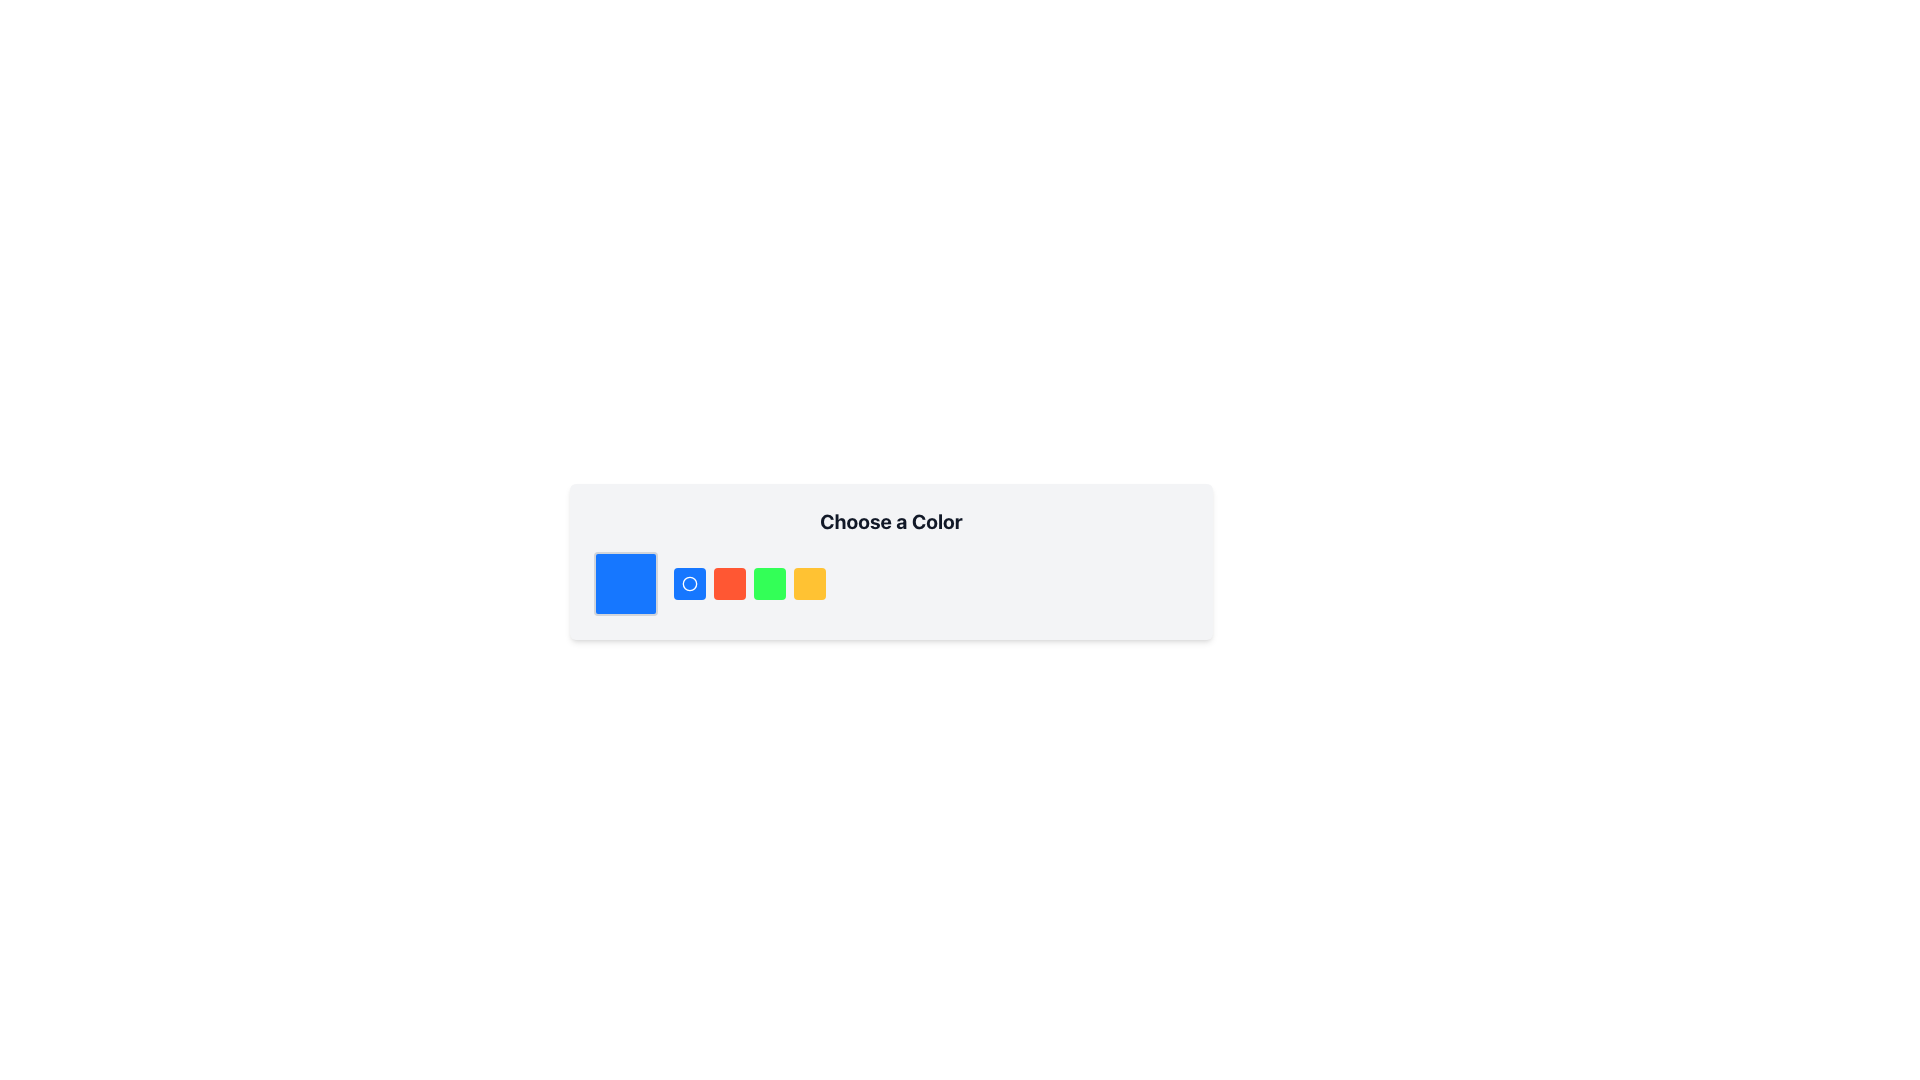  What do you see at coordinates (690, 583) in the screenshot?
I see `the Circle icon with a white center and blue outline, which is the second circle in a row of colored circles below the text 'Choose a Color'` at bounding box center [690, 583].